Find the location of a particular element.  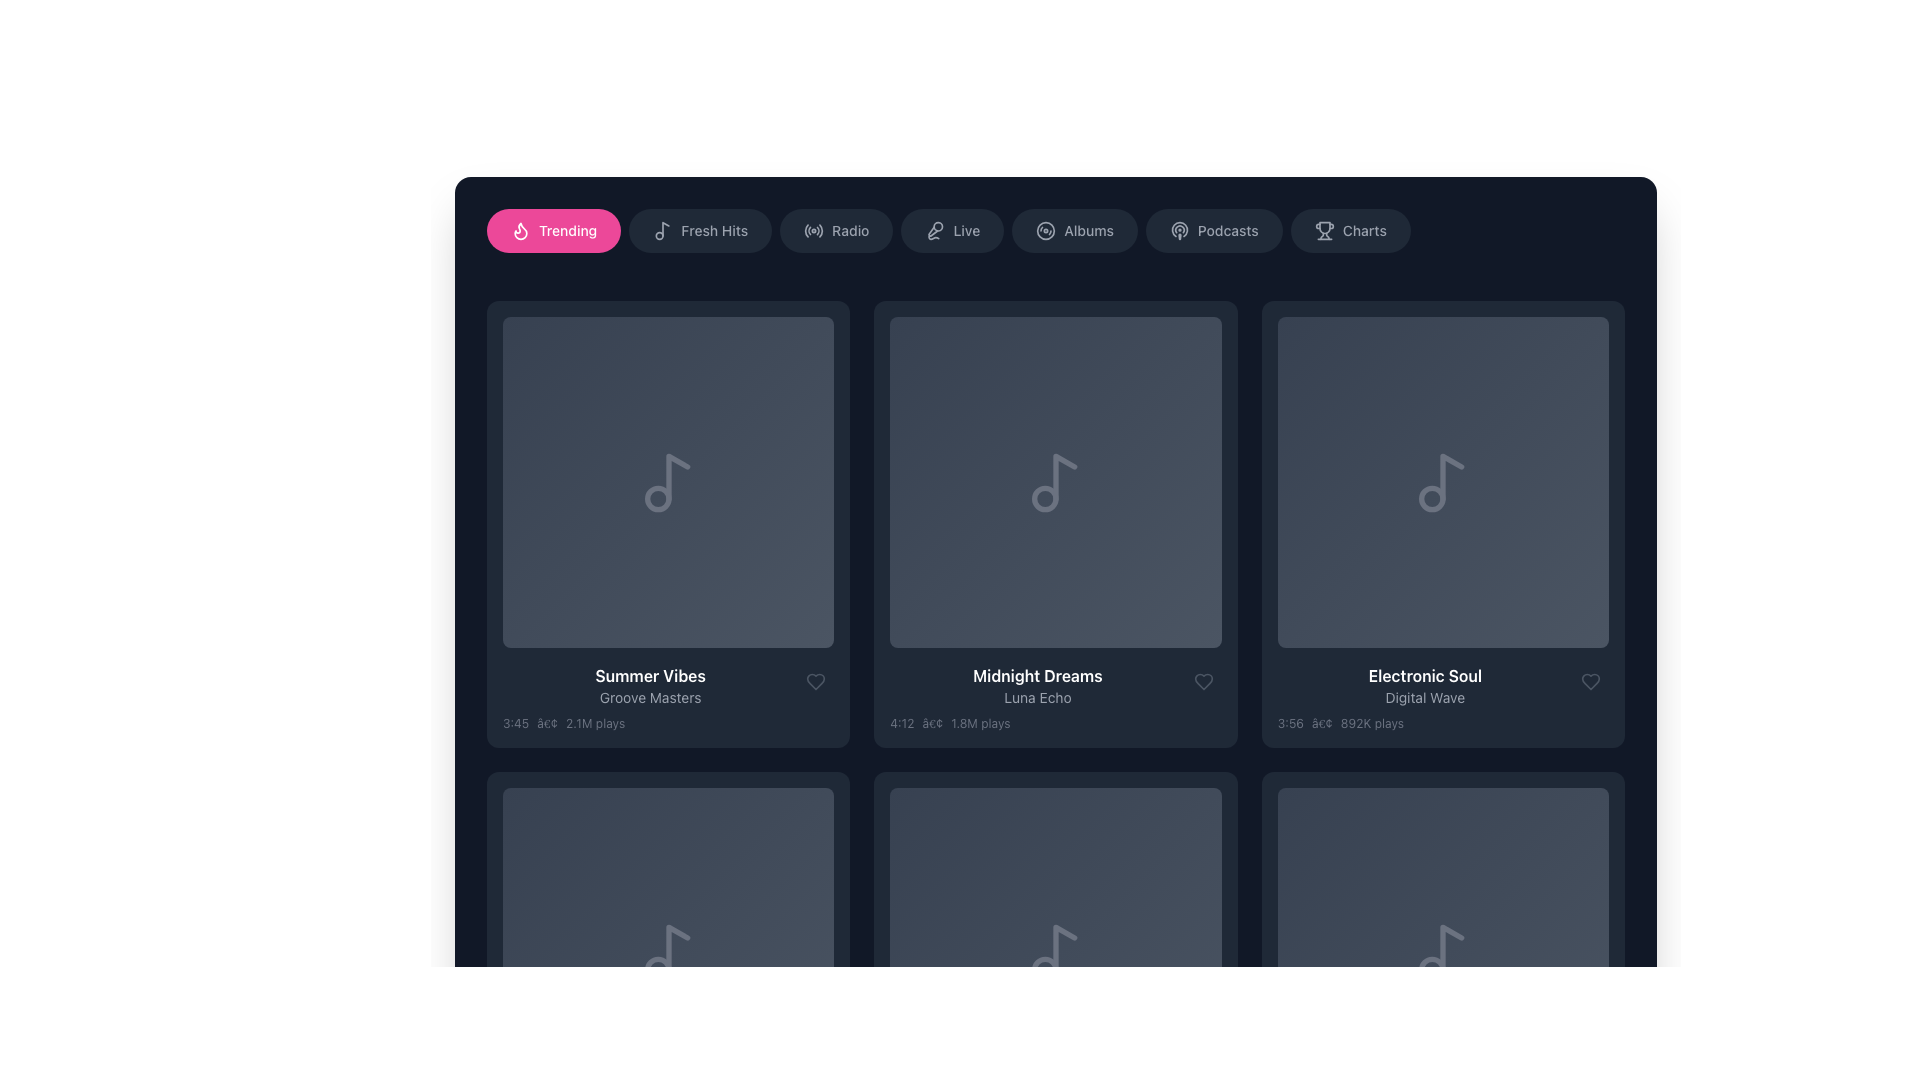

the 'Albums' button in the navigation menu is located at coordinates (1074, 230).